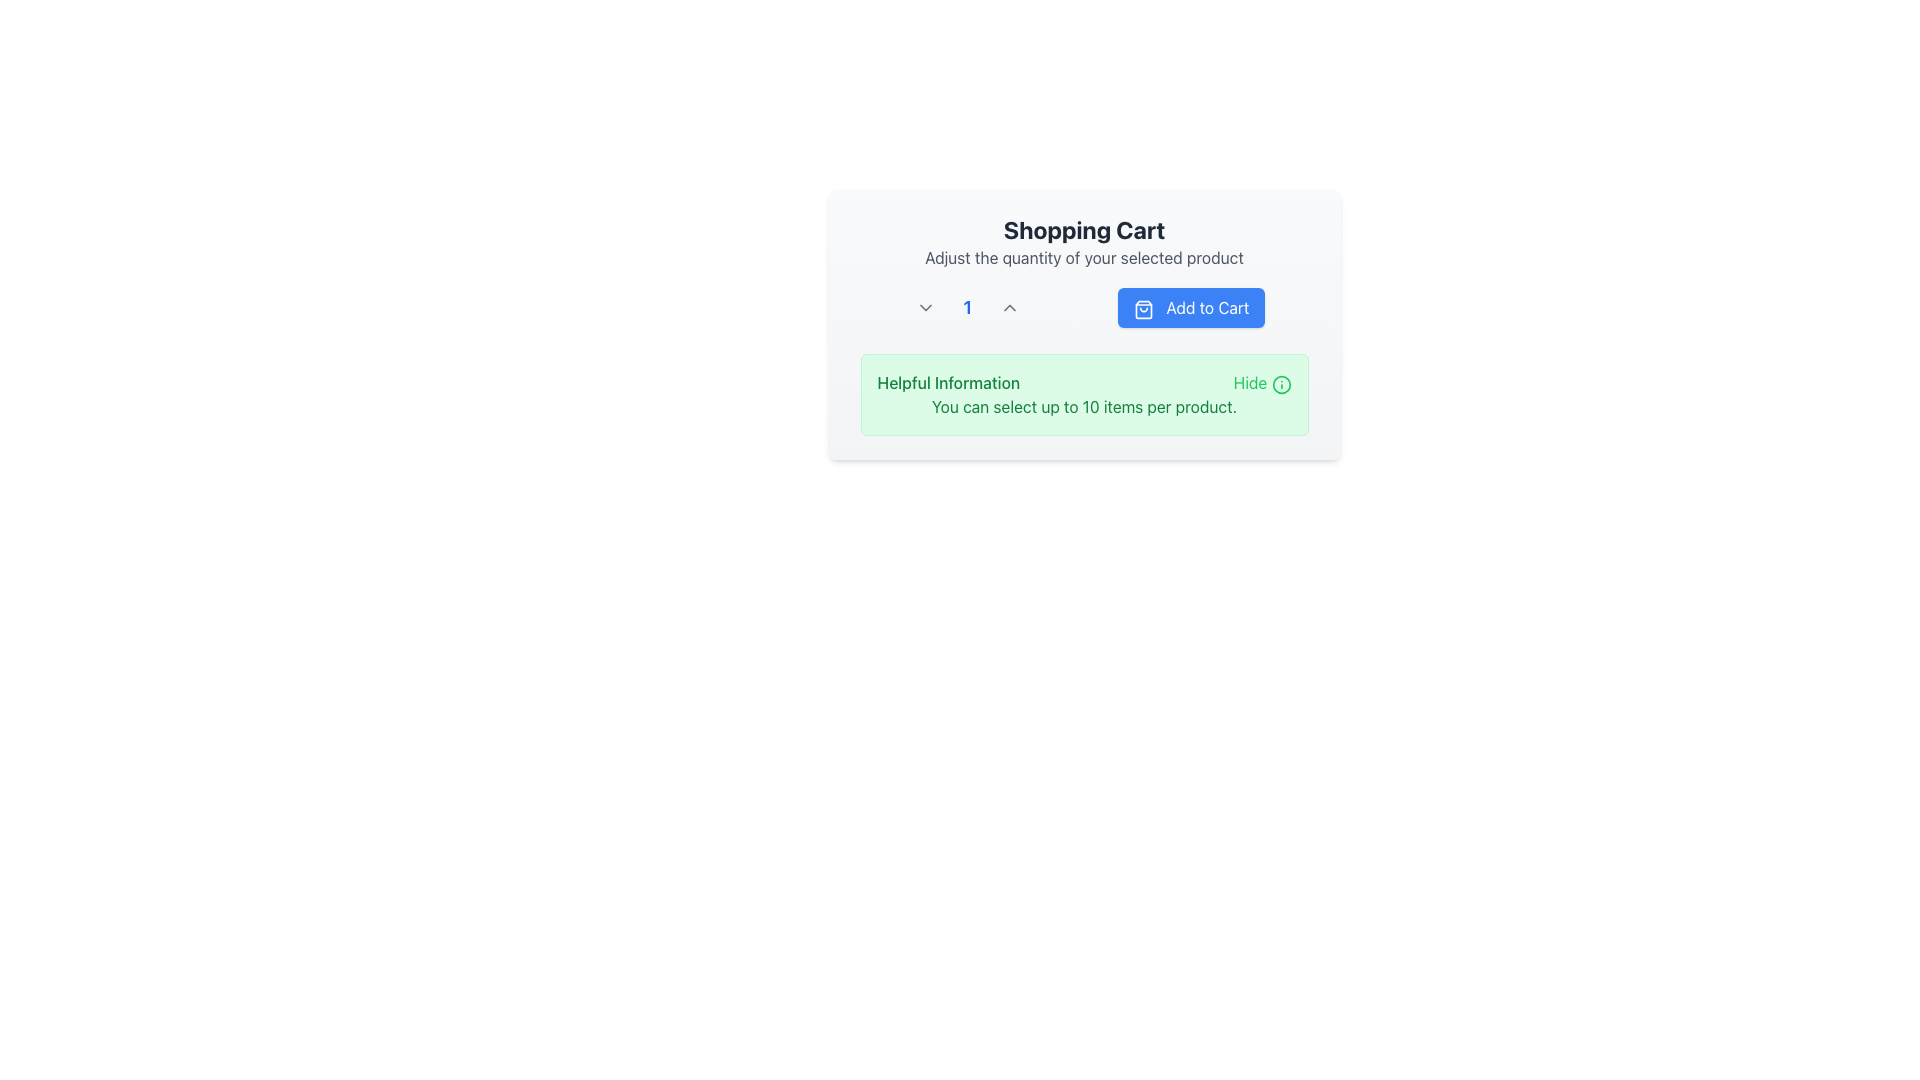 This screenshot has width=1920, height=1080. Describe the element at coordinates (1281, 384) in the screenshot. I see `the circular outline of the SVG component located in the top-right corner of the green area labeled 'Helpful Information', next to the text 'Hide'` at that location.